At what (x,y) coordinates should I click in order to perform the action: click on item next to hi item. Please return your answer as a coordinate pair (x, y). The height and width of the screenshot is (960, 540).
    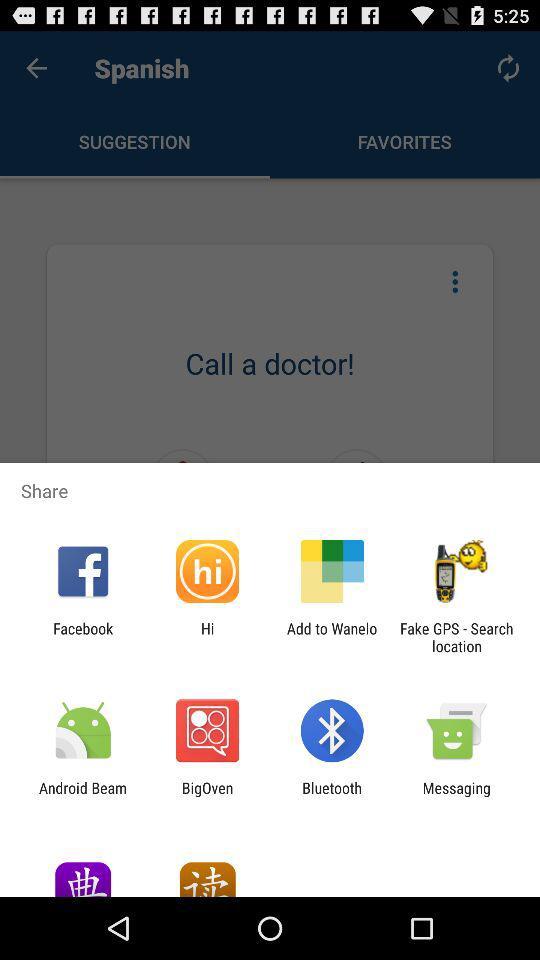
    Looking at the image, I should click on (82, 636).